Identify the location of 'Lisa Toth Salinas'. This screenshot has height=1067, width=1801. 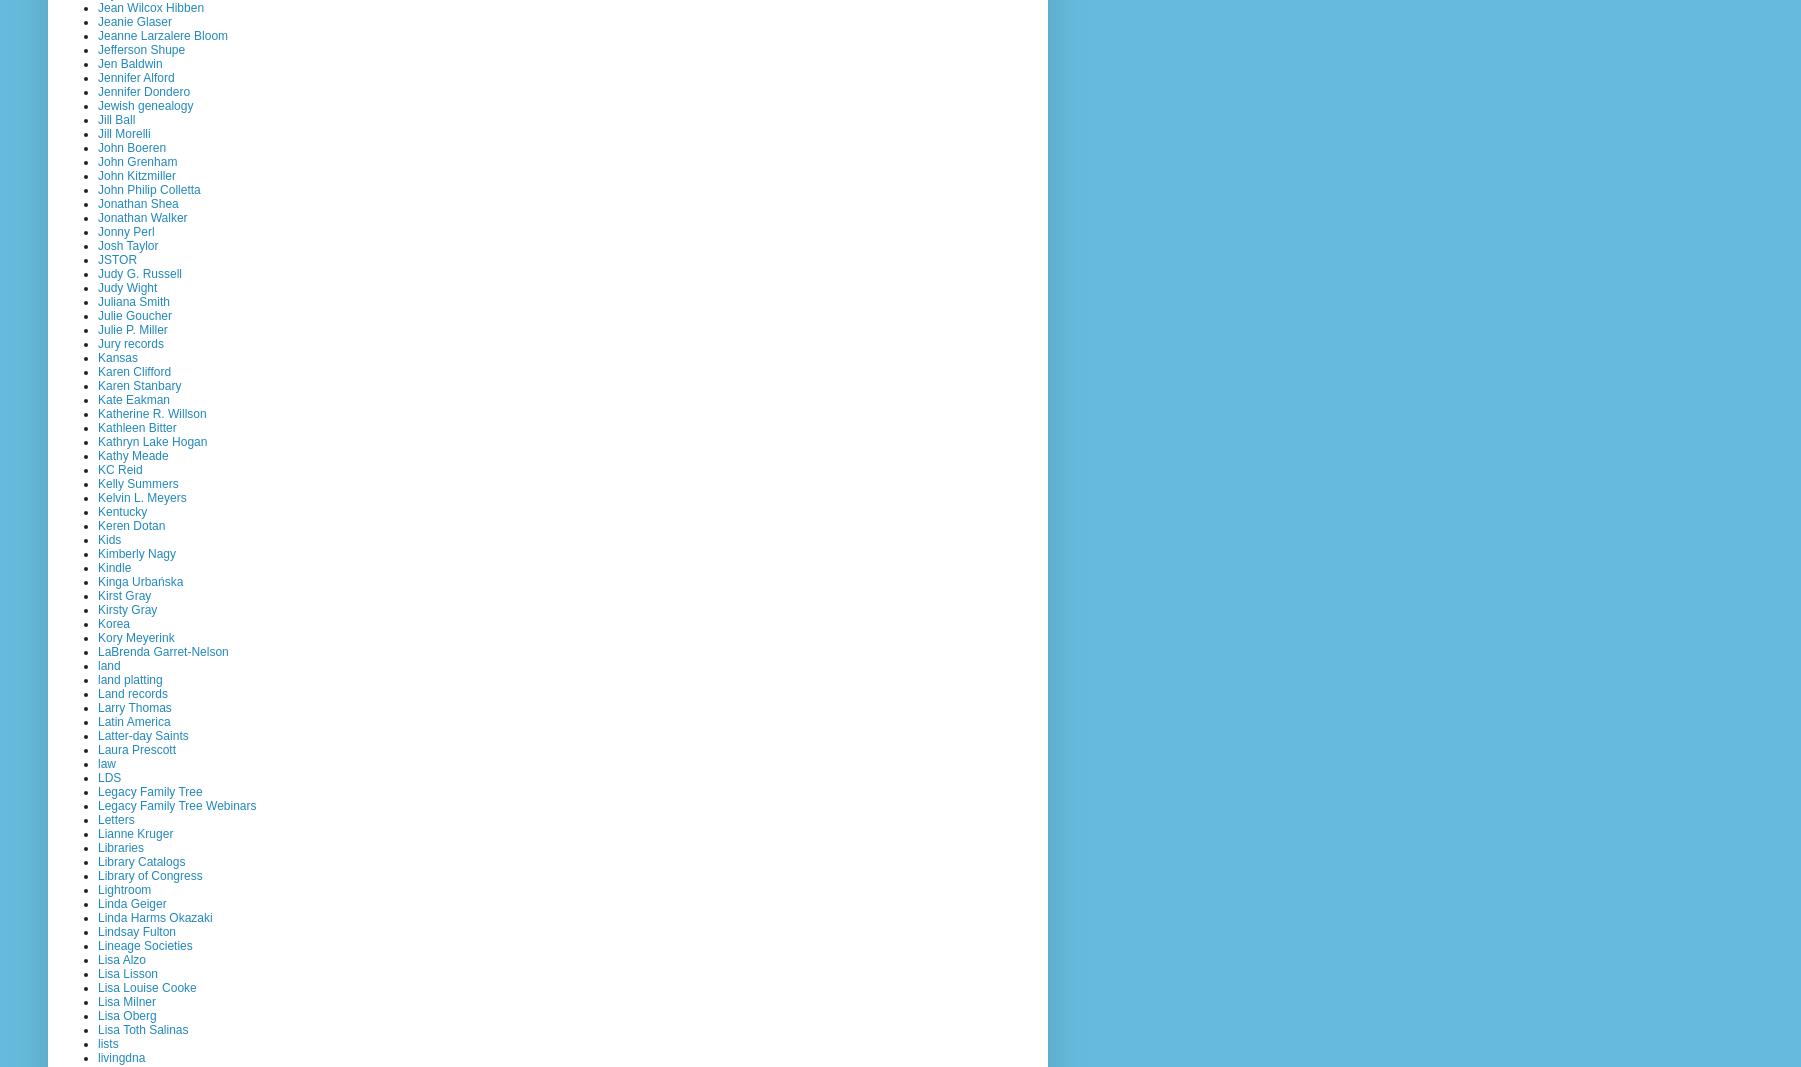
(142, 1029).